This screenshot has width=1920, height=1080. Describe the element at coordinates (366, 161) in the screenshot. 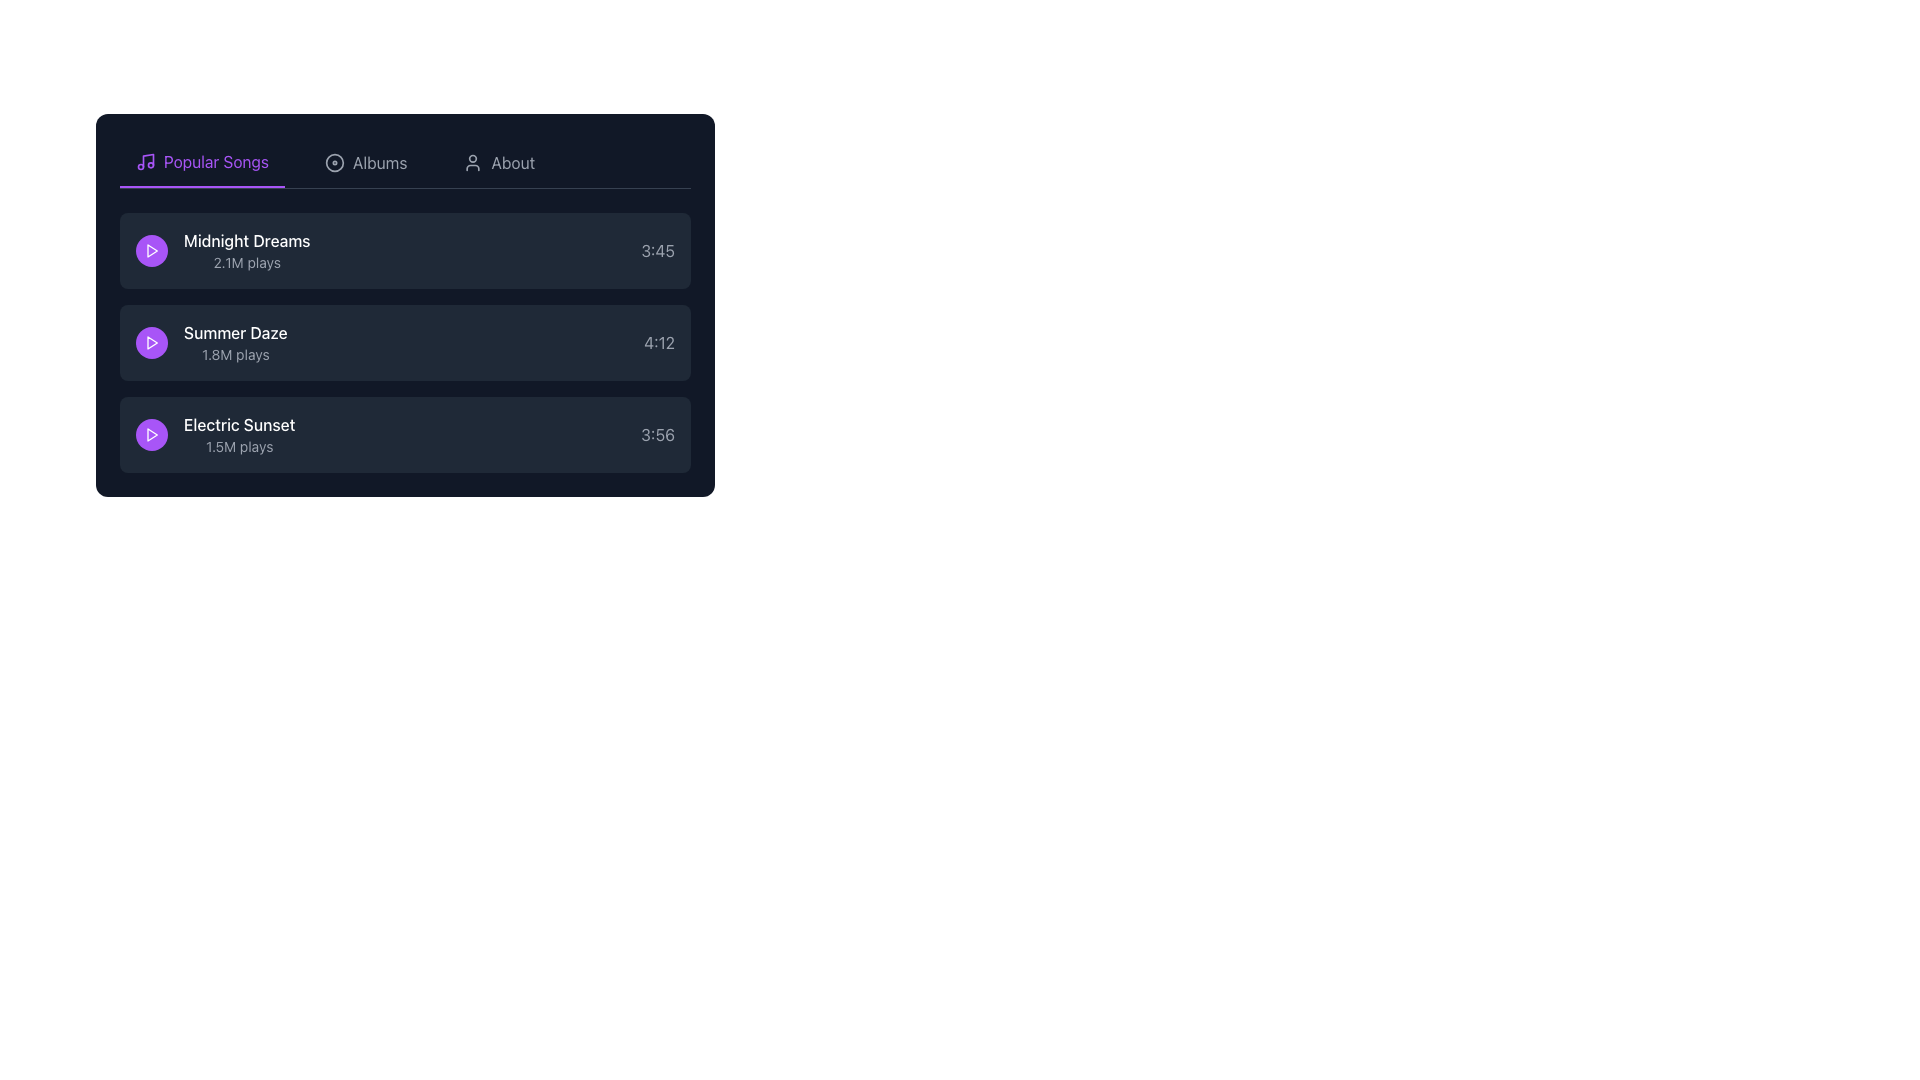

I see `the 'Albums' button in the navigation bar` at that location.